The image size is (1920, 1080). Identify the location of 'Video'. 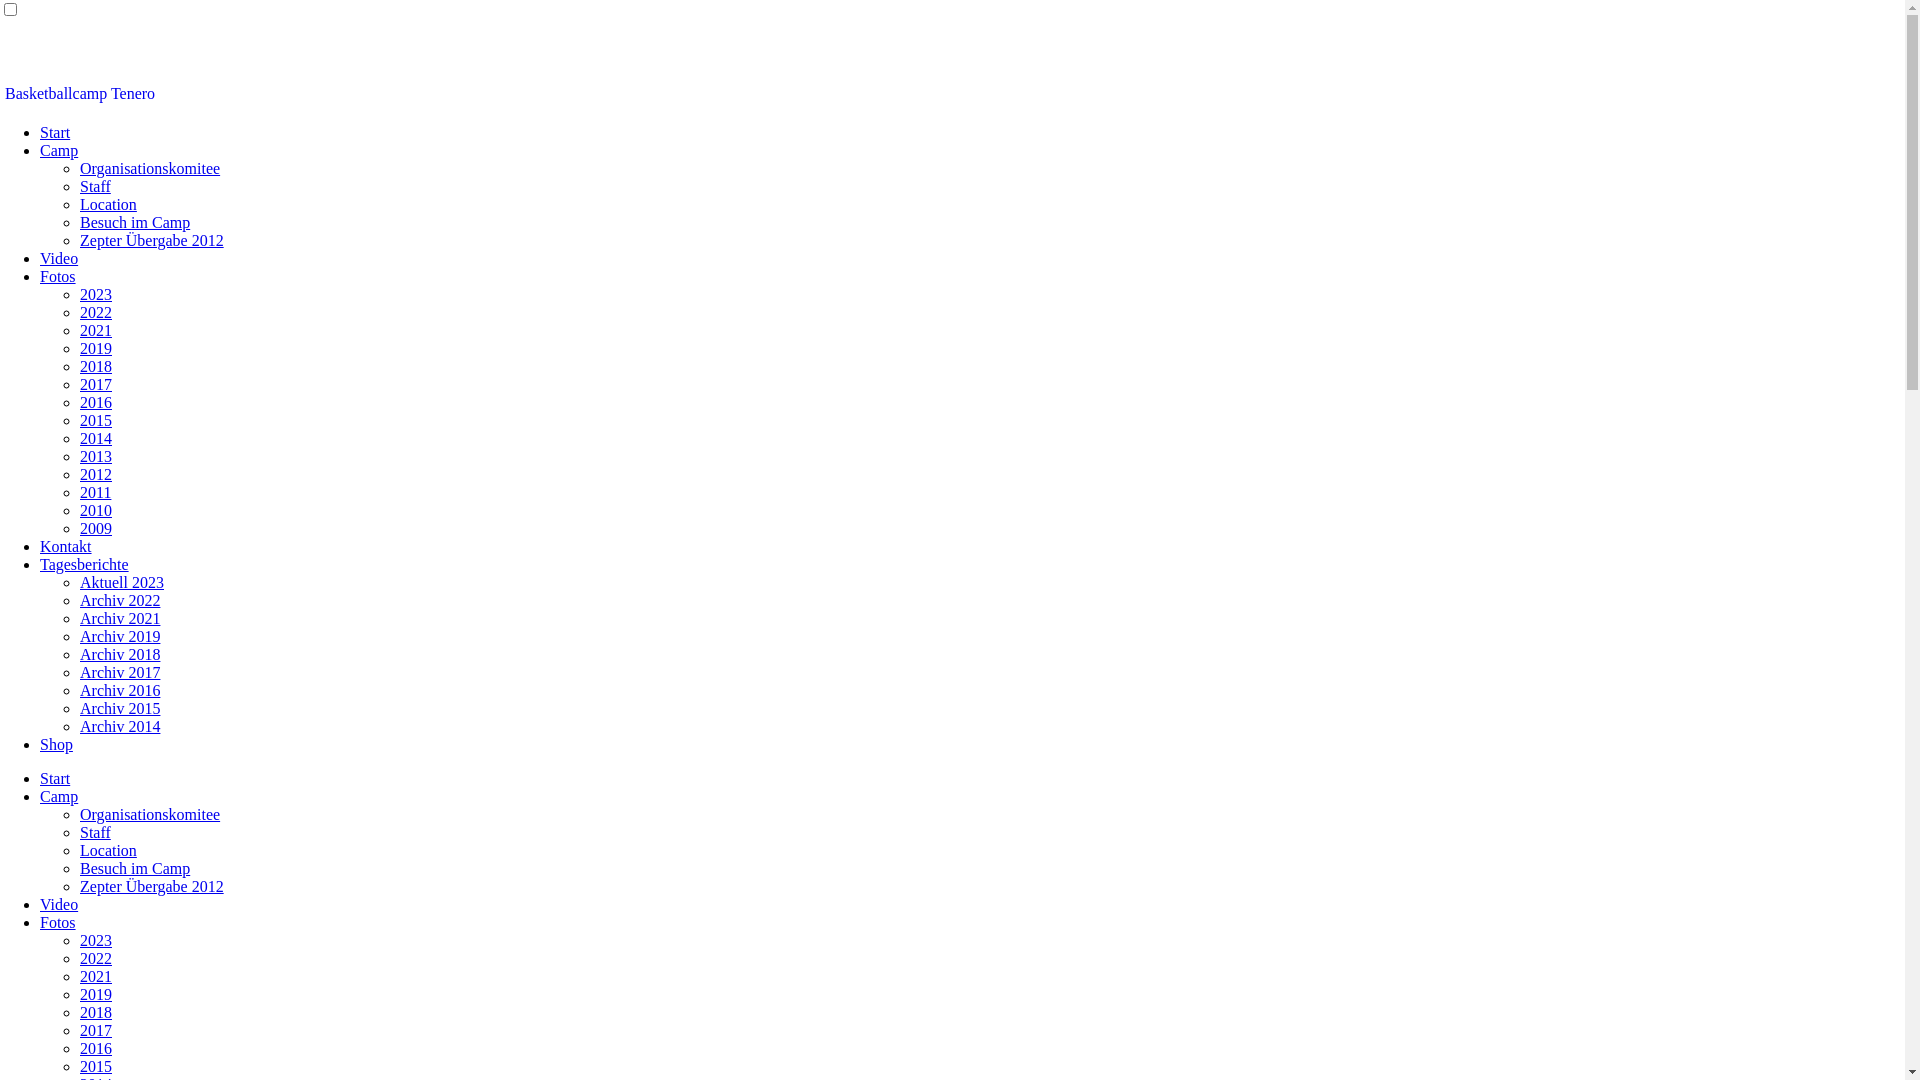
(58, 257).